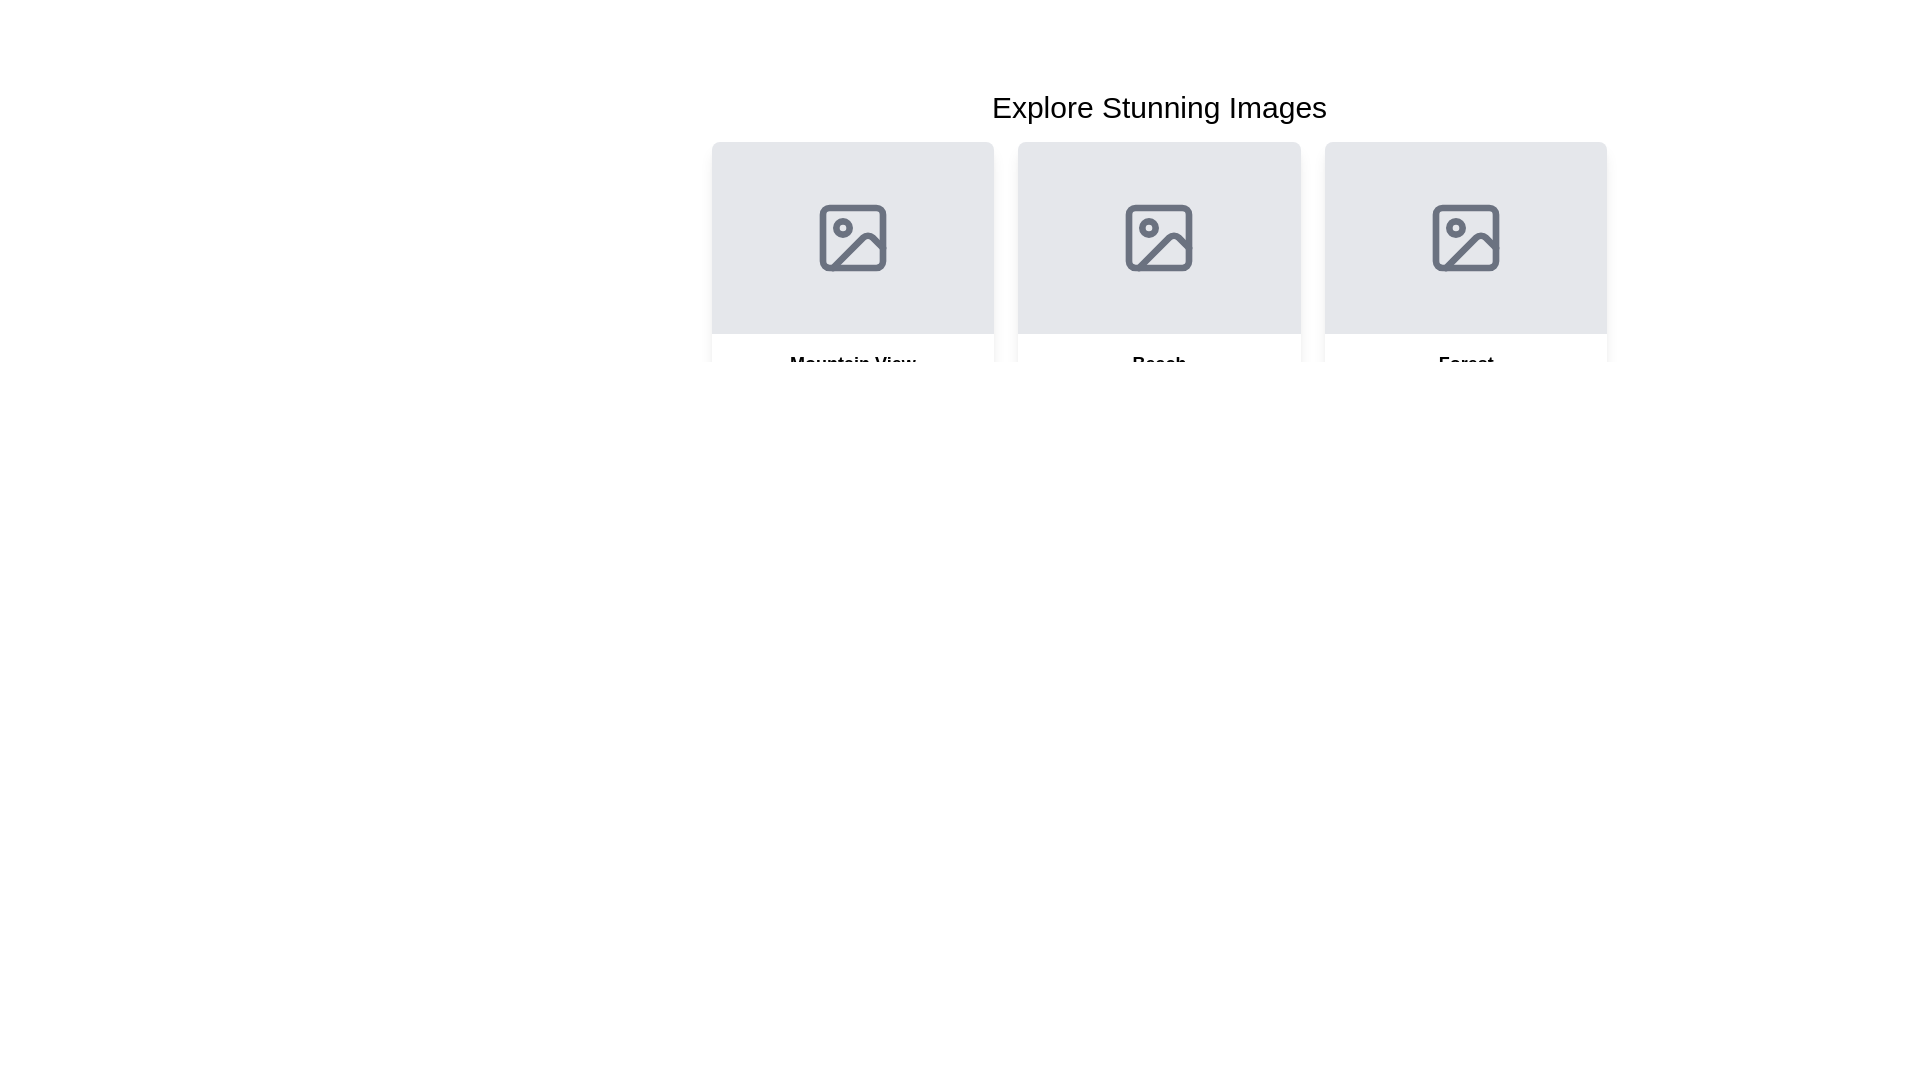  What do you see at coordinates (852, 237) in the screenshot?
I see `the first image placeholder element located above the title 'Mountain View'` at bounding box center [852, 237].